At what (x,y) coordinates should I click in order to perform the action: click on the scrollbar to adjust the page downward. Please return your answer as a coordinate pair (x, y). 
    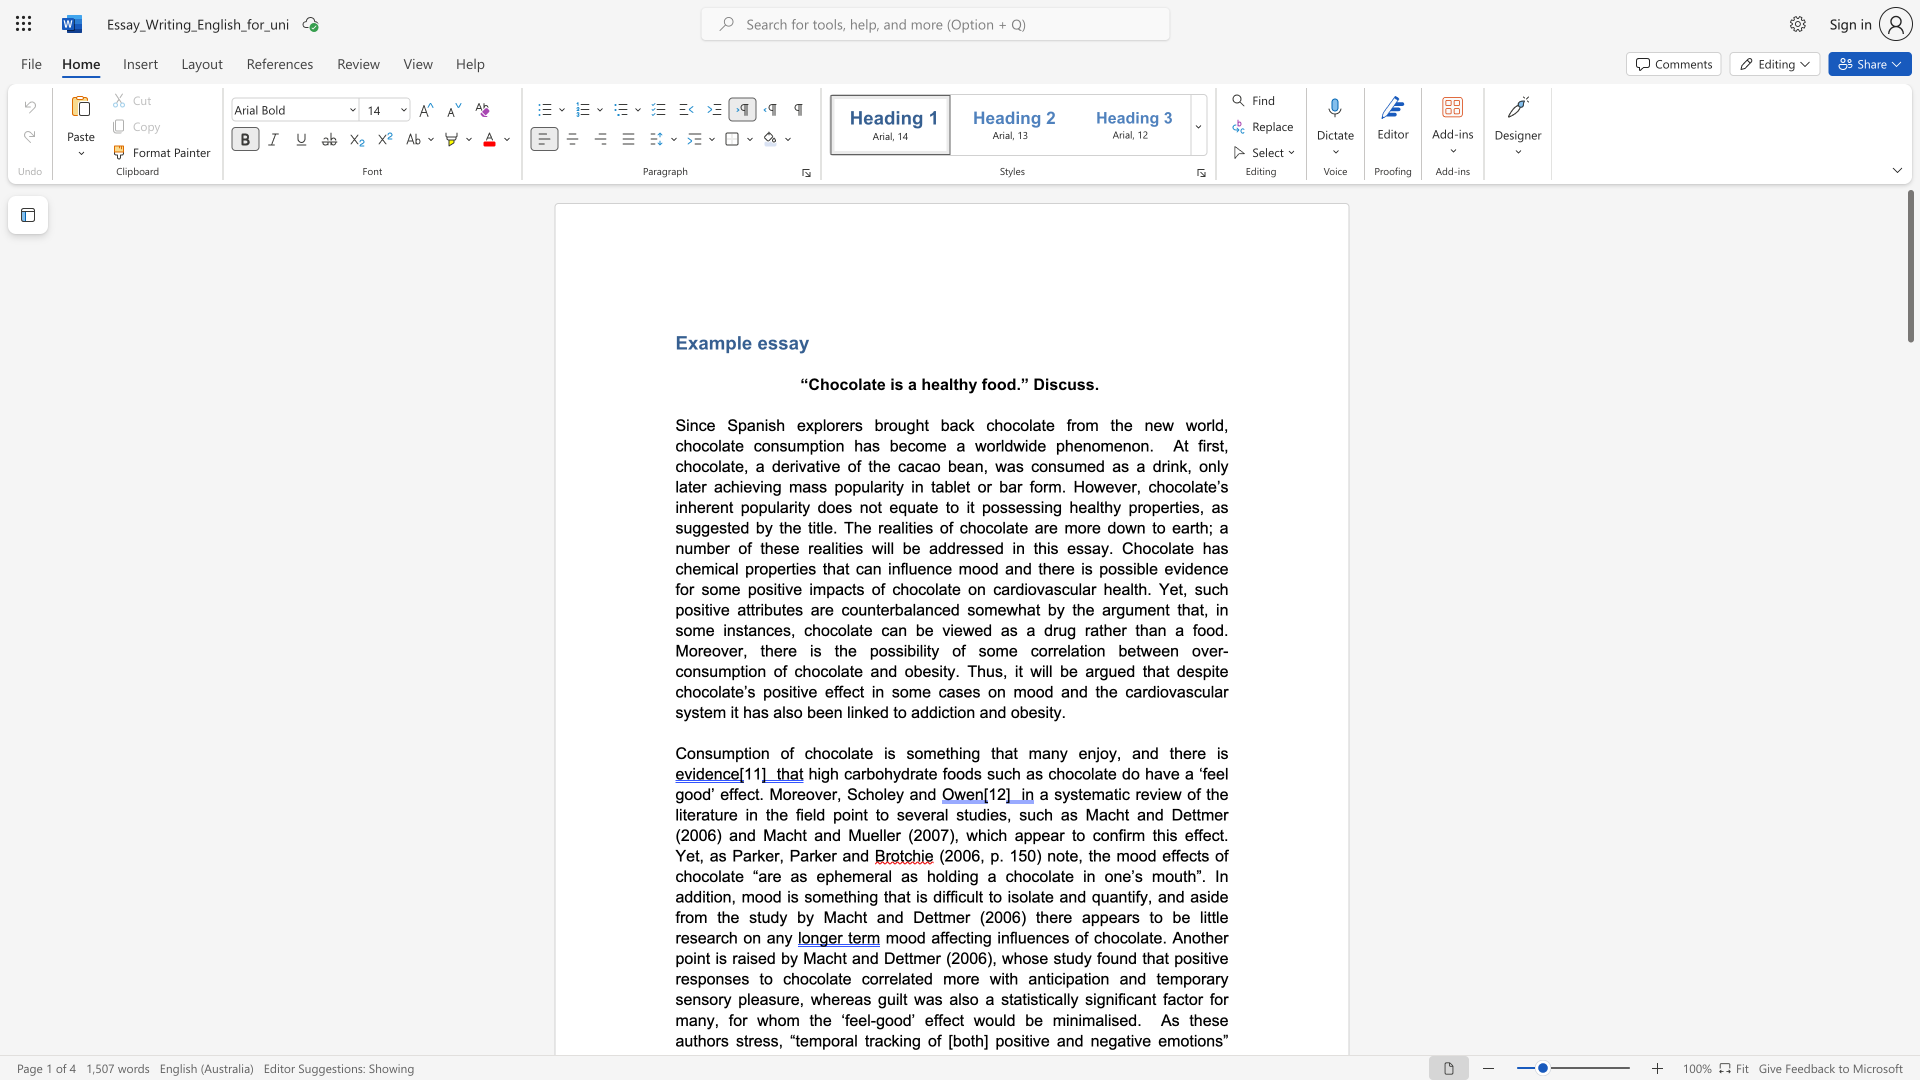
    Looking at the image, I should click on (1909, 1029).